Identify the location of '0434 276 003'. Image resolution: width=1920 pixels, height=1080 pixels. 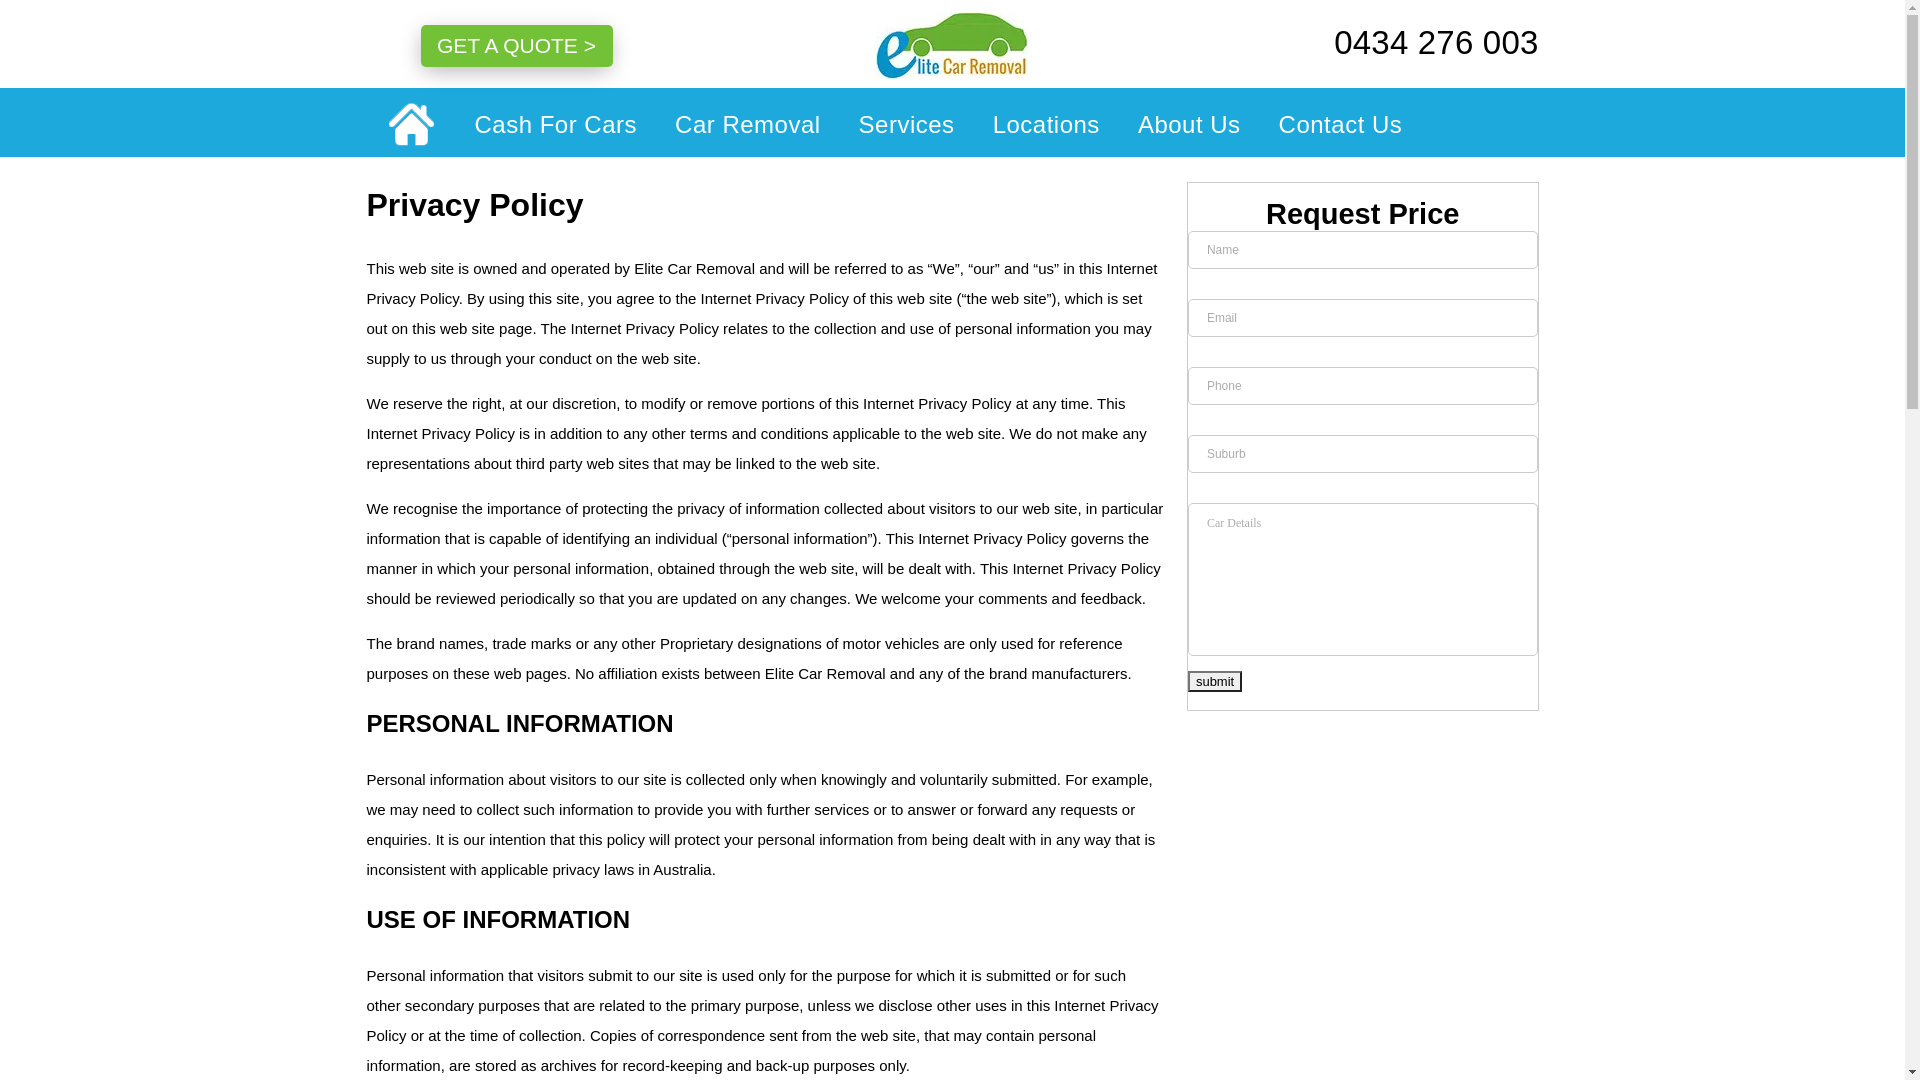
(1410, 42).